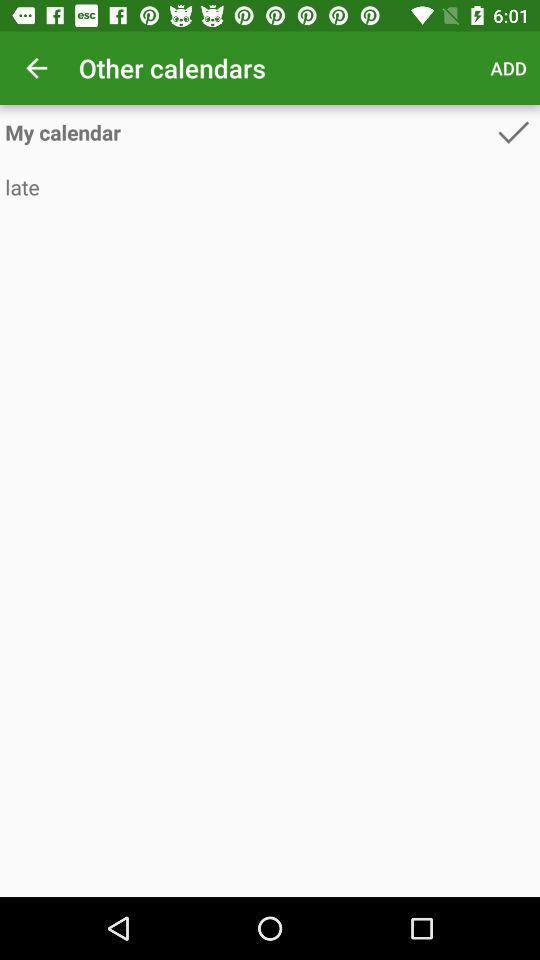  What do you see at coordinates (513, 131) in the screenshot?
I see `the icon next to my calendar icon` at bounding box center [513, 131].